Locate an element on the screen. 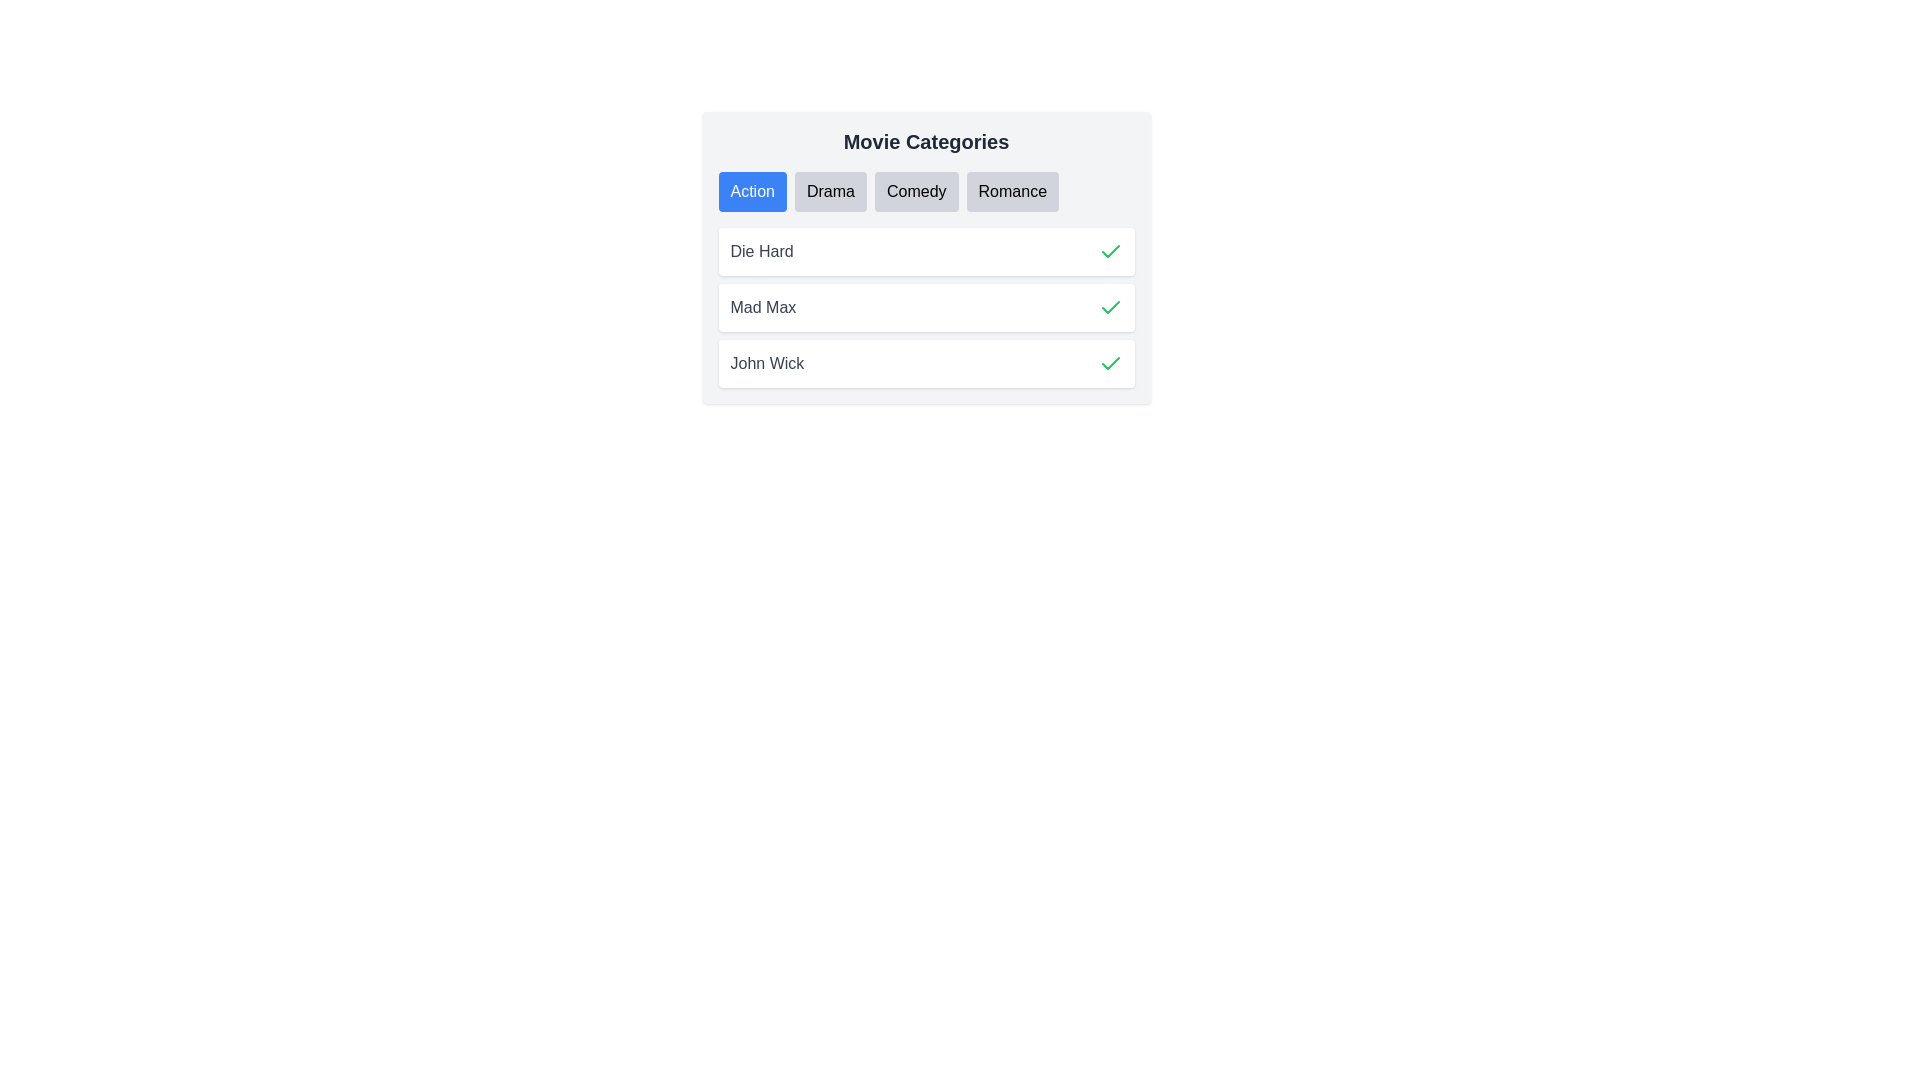 Image resolution: width=1920 pixels, height=1080 pixels. the fourth button in the horizontal row of movie category buttons is located at coordinates (1012, 192).